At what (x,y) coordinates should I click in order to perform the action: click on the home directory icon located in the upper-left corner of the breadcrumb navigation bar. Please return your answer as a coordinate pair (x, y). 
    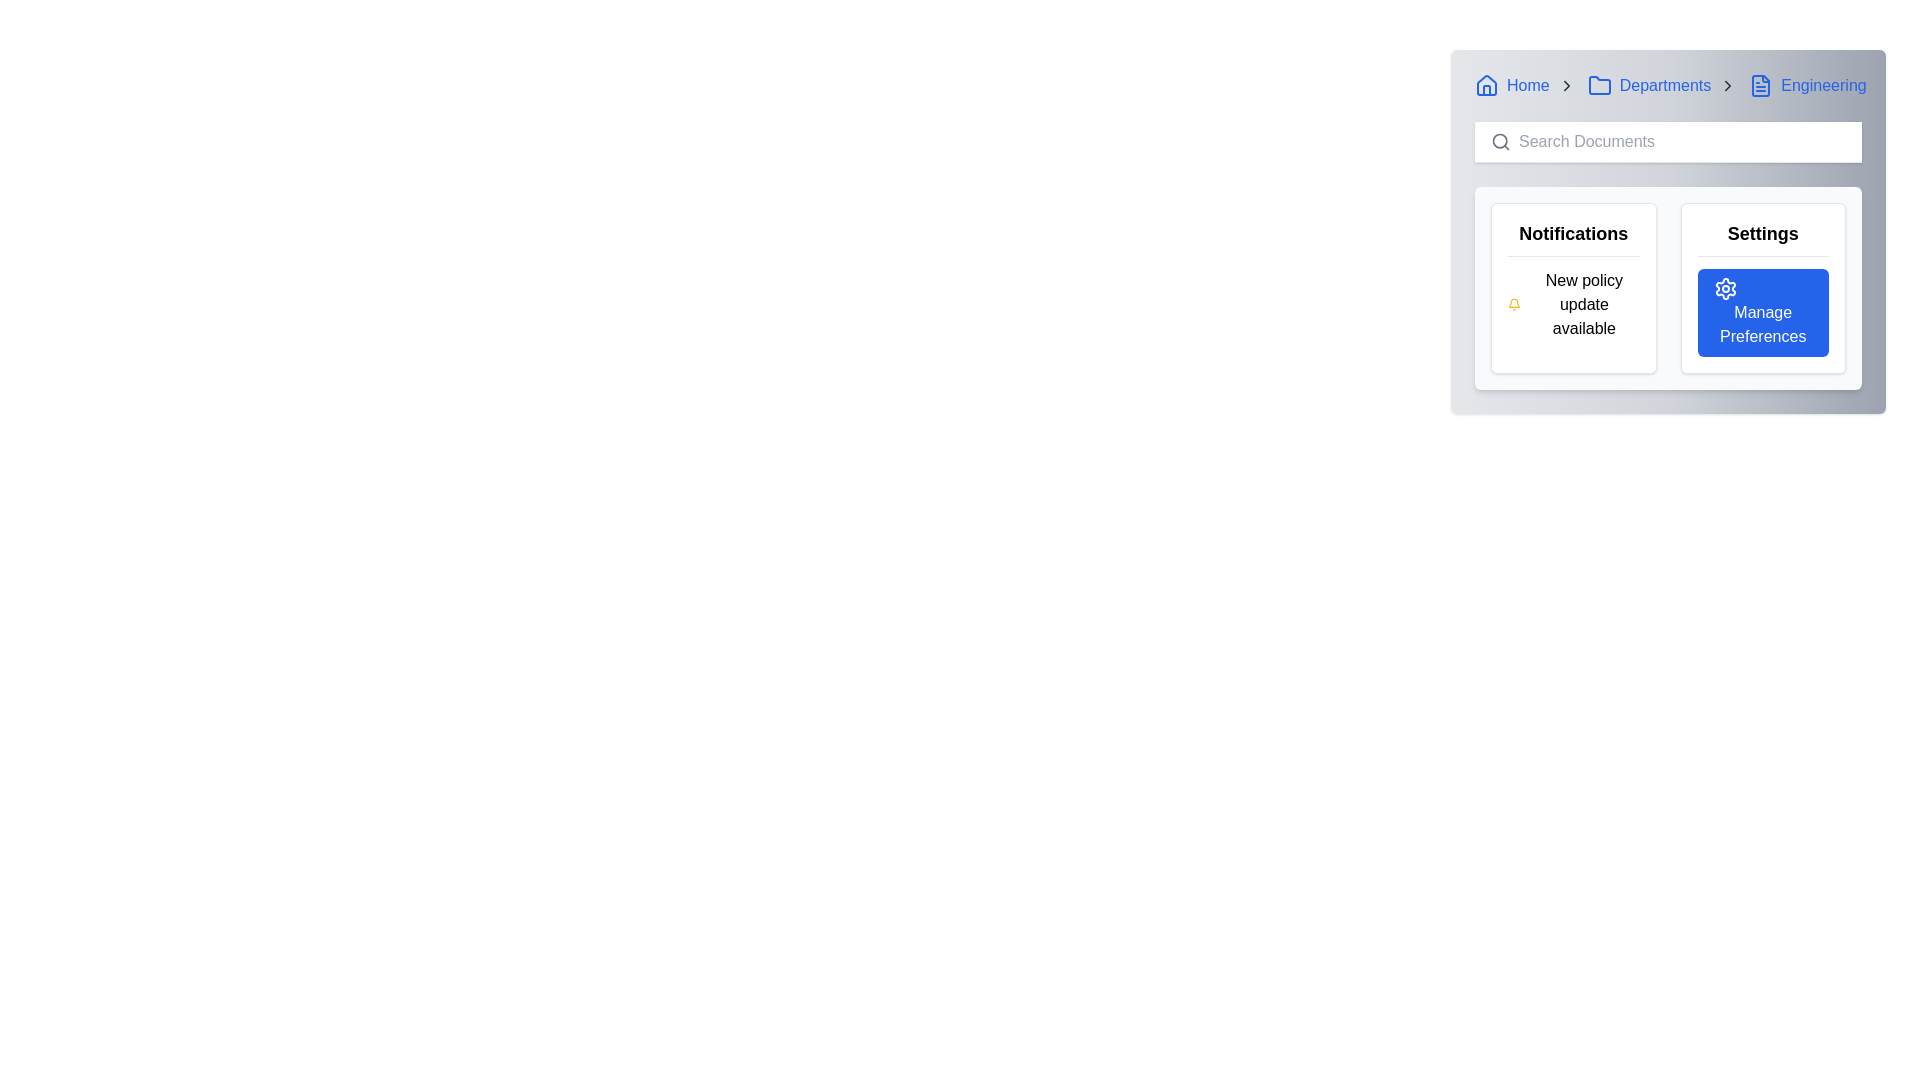
    Looking at the image, I should click on (1487, 83).